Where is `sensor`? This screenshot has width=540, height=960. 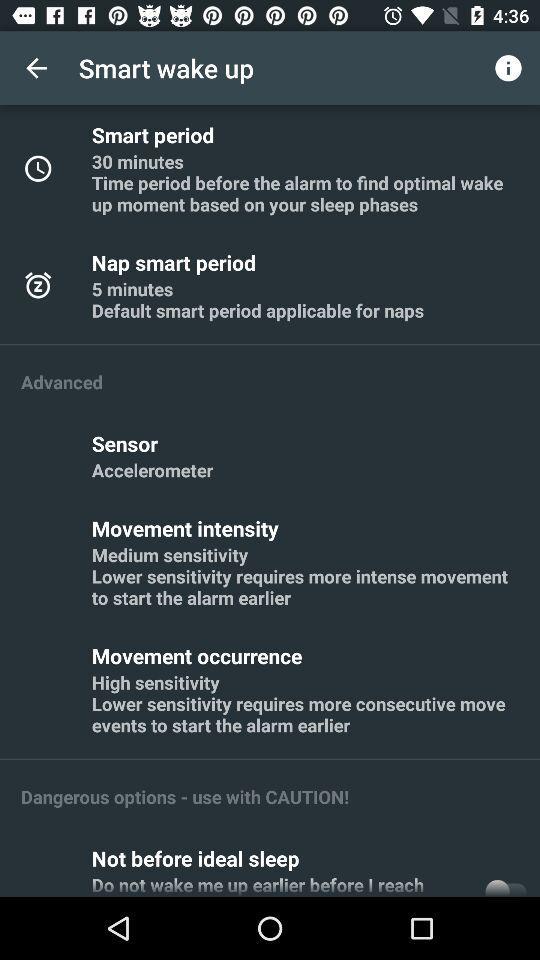 sensor is located at coordinates (128, 443).